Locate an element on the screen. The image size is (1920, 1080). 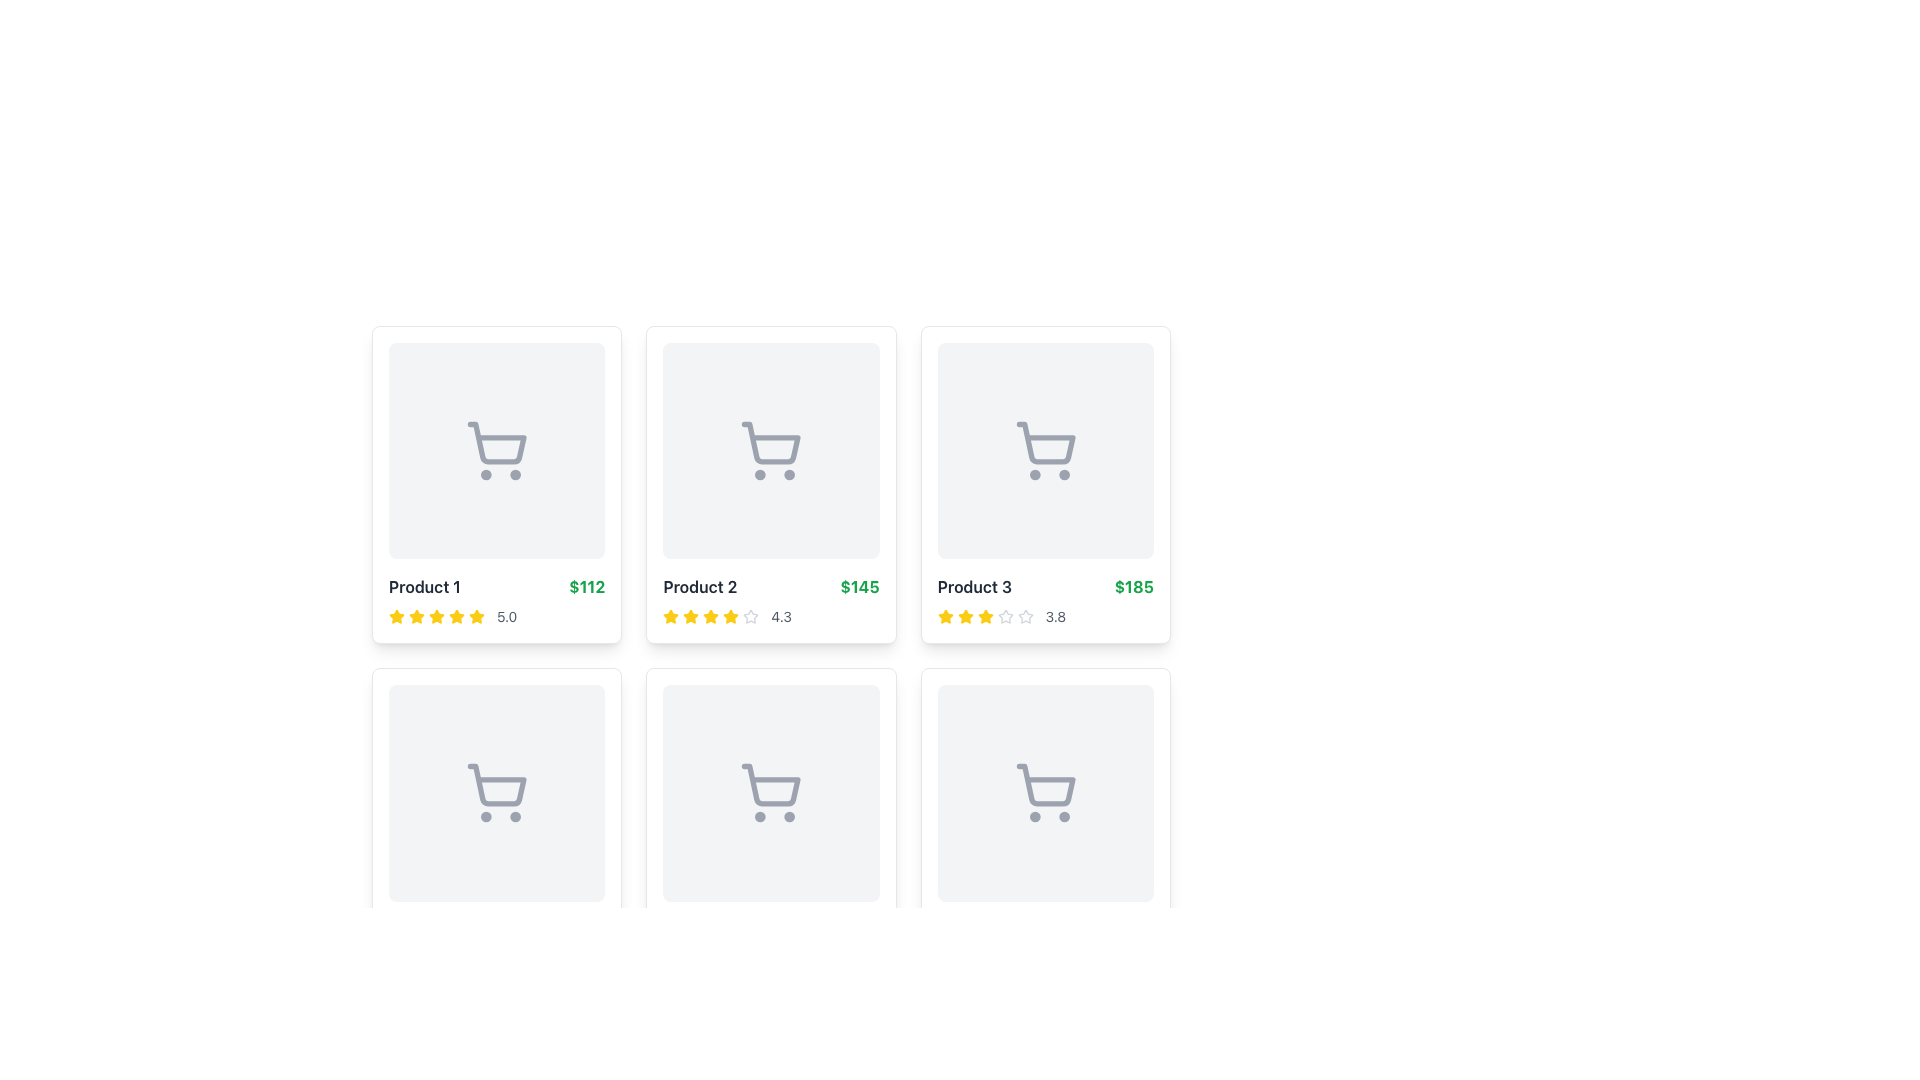
the 'favorite' button located at the top-right corner of the product card for 'Product 2' to change its color is located at coordinates (849, 373).